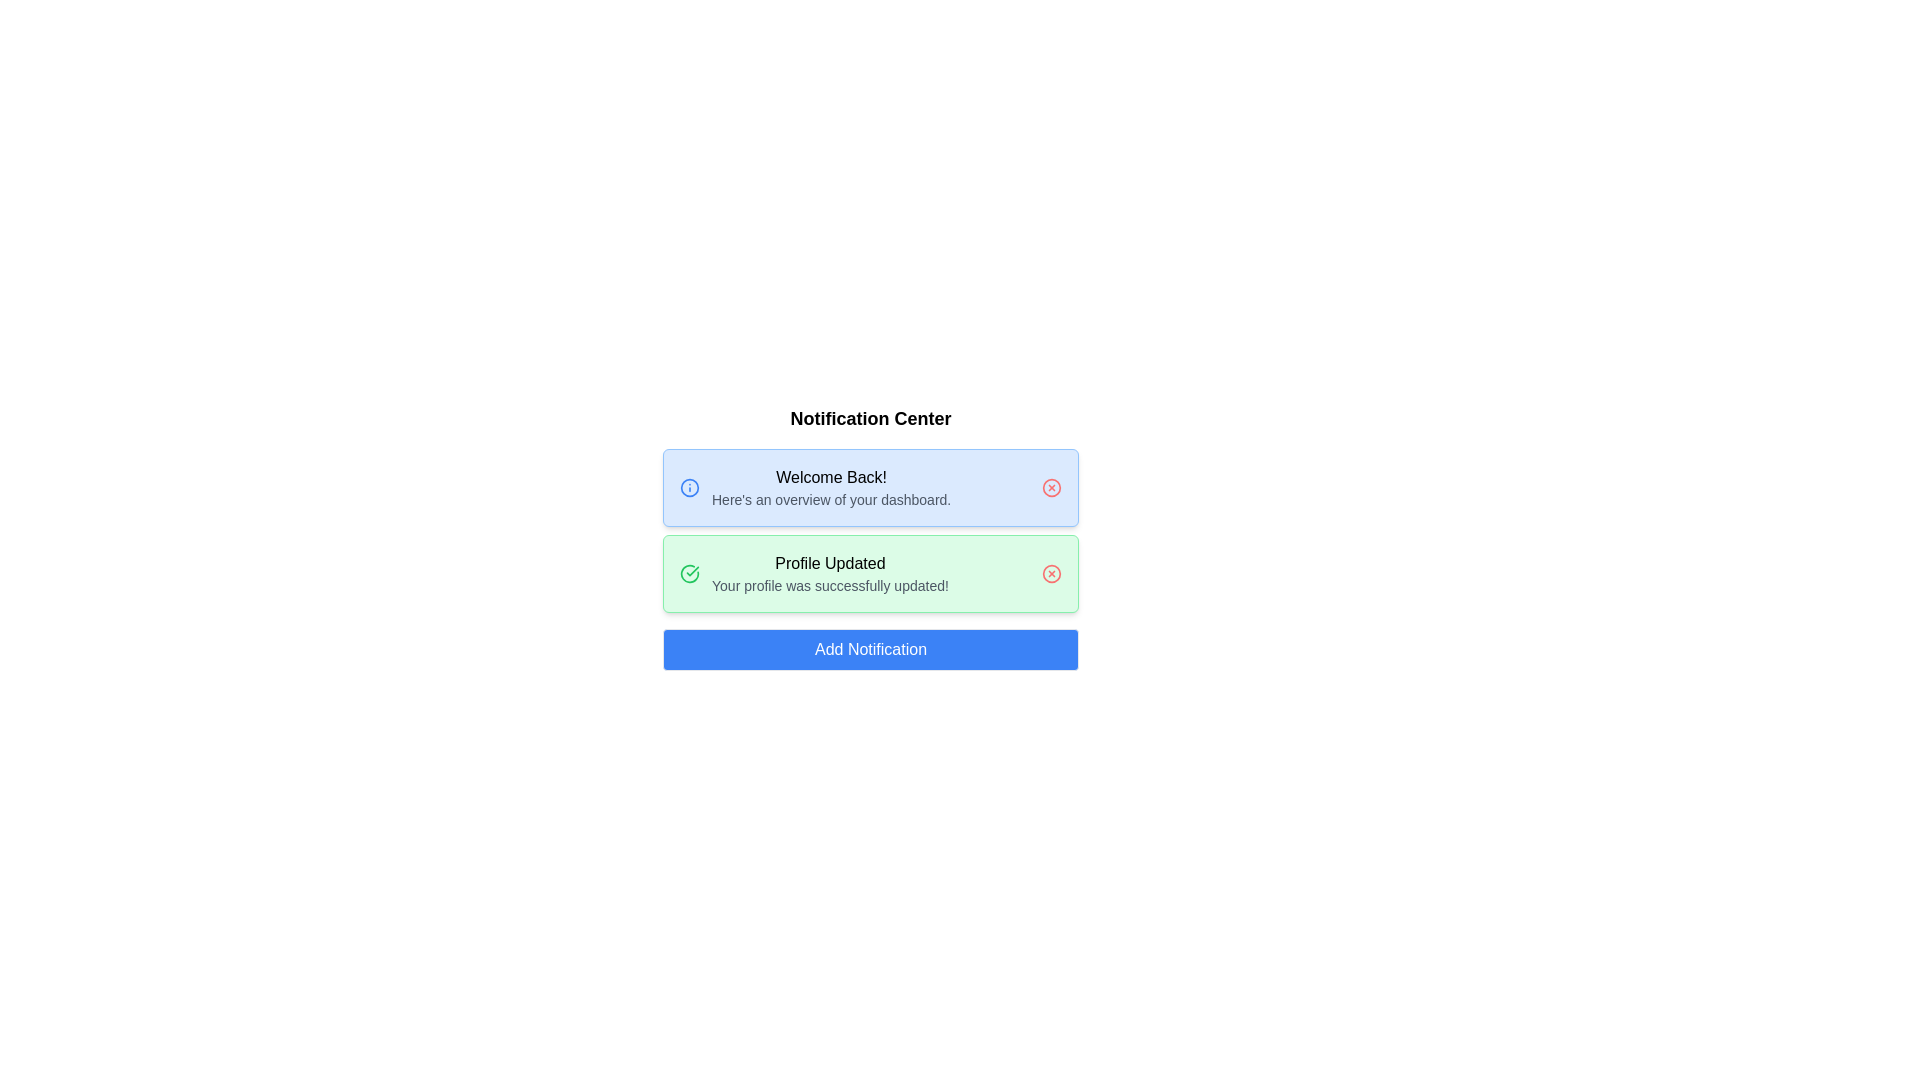 The image size is (1920, 1080). I want to click on the static text label displaying 'Profile Updated', which is centrally positioned in the second notification box with a green background, so click(830, 563).